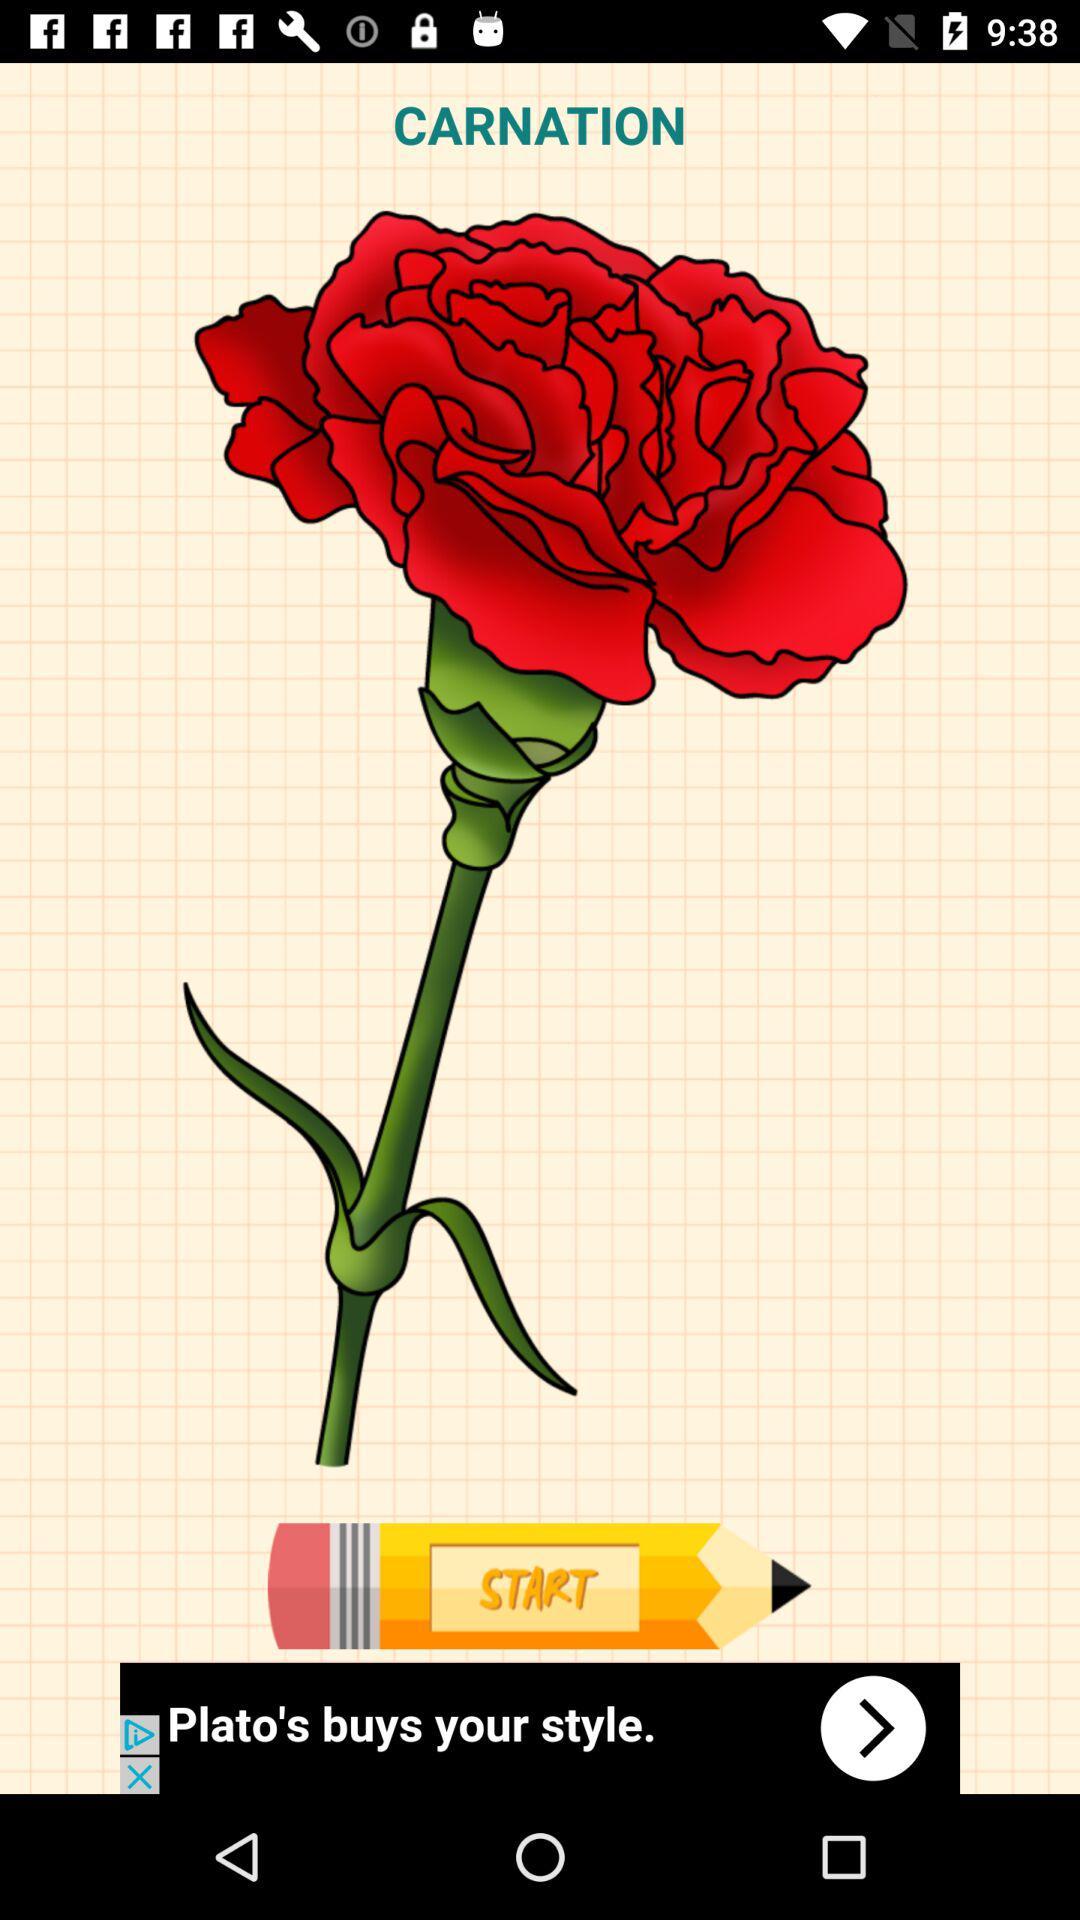  What do you see at coordinates (538, 1585) in the screenshot?
I see `advertisement` at bounding box center [538, 1585].